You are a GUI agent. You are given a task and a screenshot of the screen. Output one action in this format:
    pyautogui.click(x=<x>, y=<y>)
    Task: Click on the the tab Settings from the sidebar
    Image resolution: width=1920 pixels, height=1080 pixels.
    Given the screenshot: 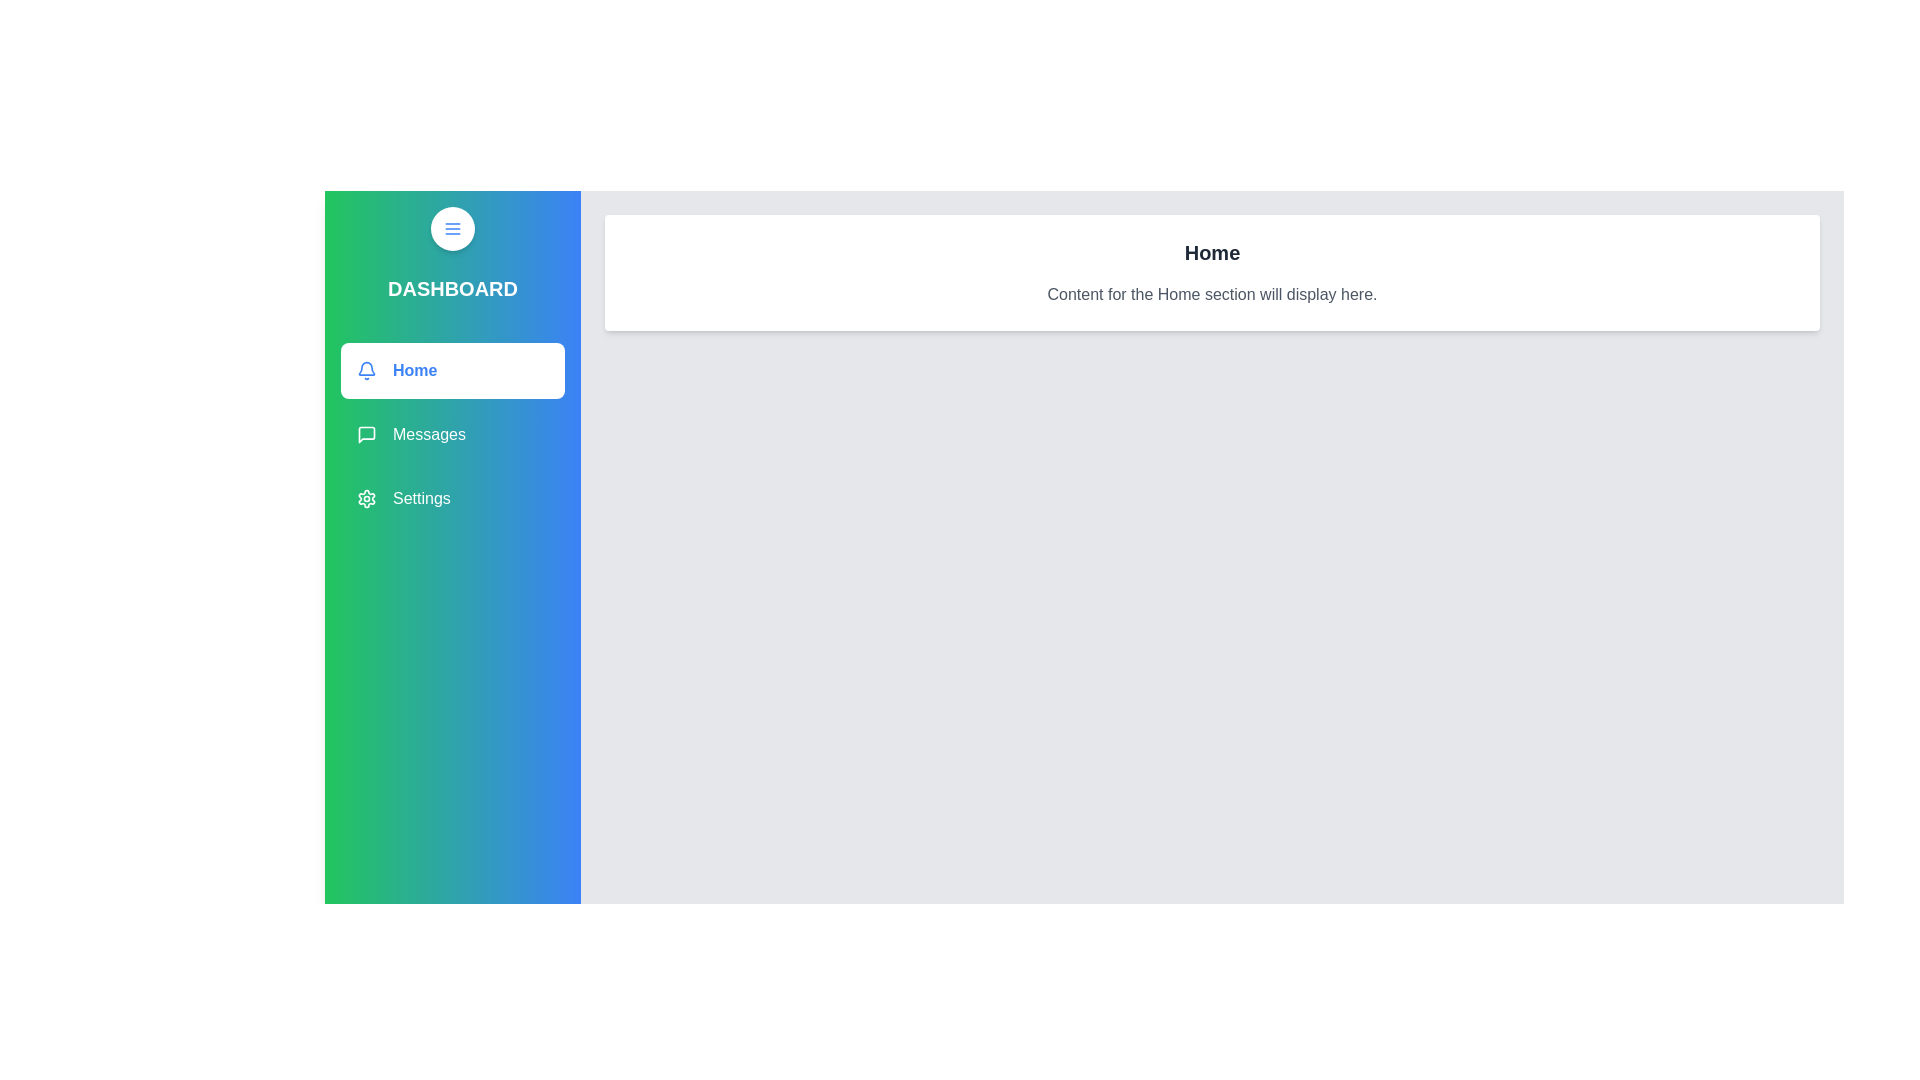 What is the action you would take?
    pyautogui.click(x=451, y=497)
    